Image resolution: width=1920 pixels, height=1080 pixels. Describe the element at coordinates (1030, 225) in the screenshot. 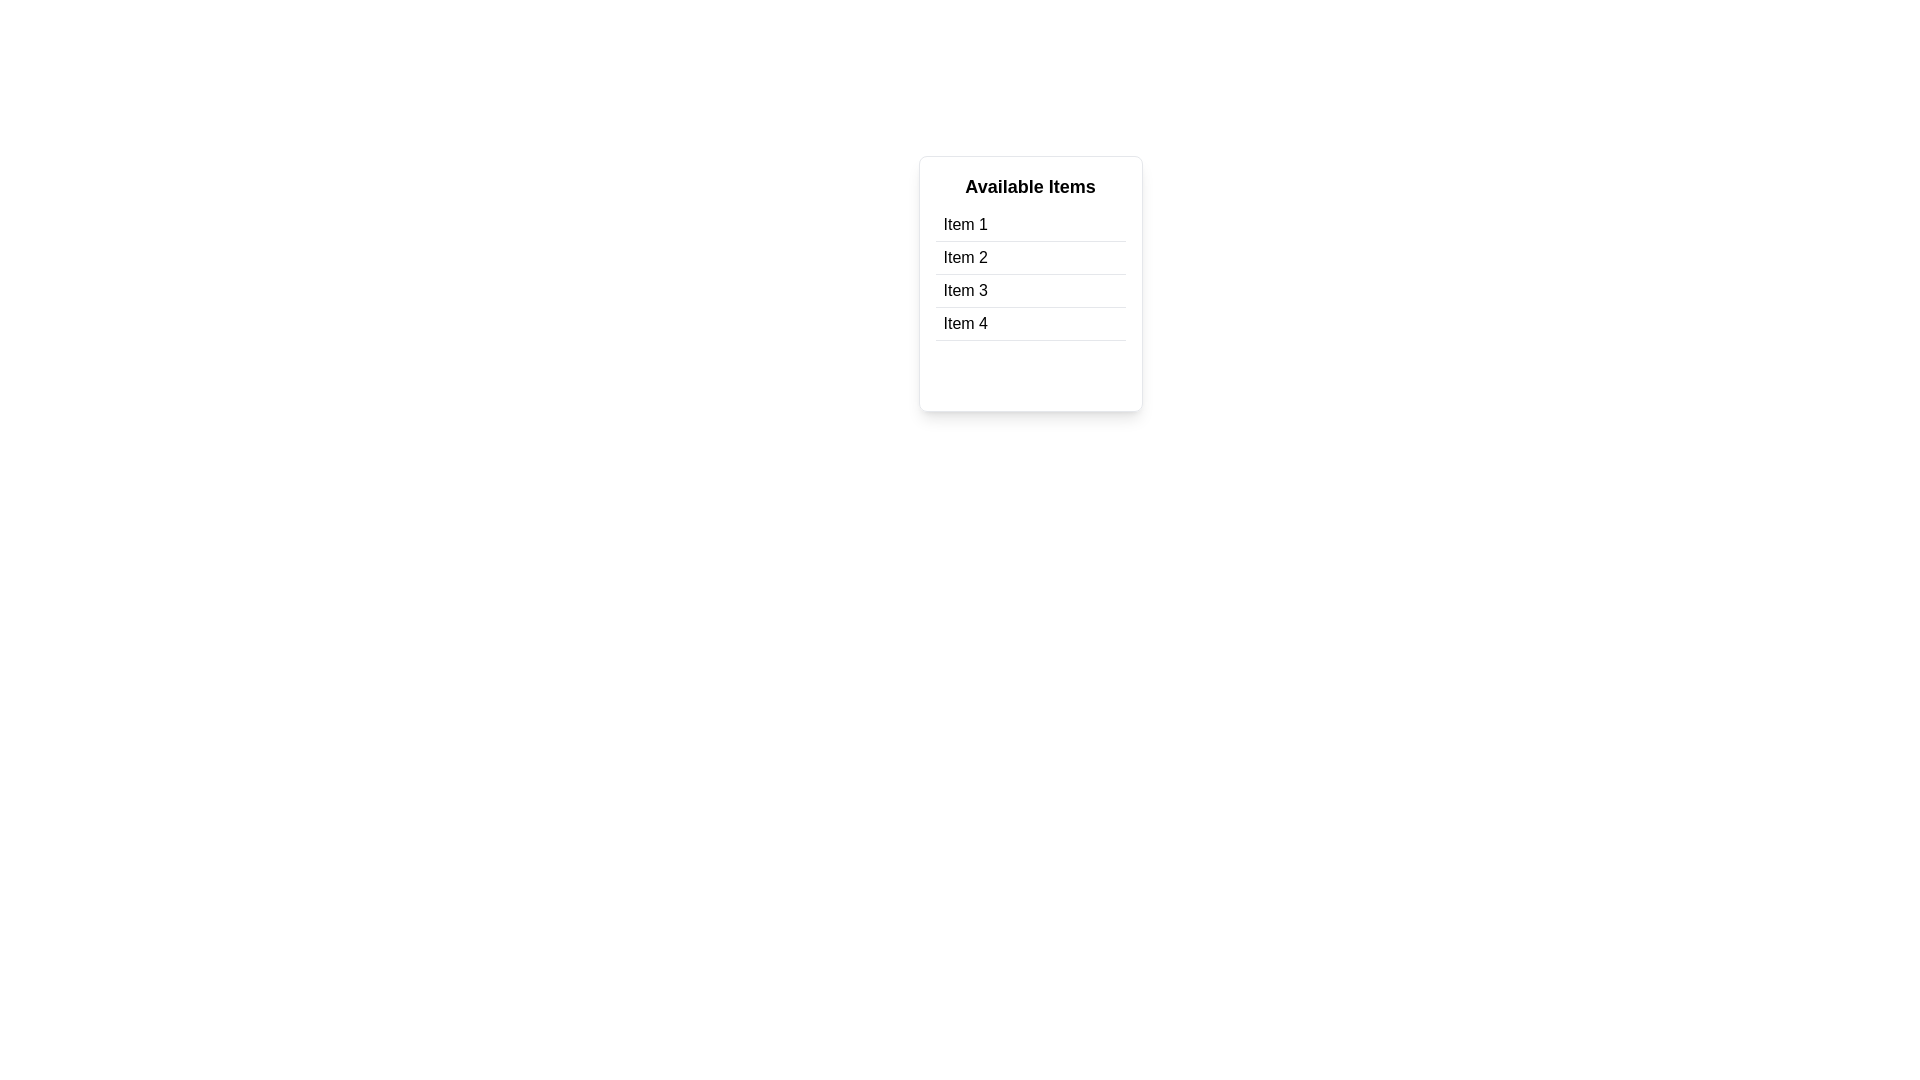

I see `the first row of the vertical list within the bordered card labeled 'Available Items'` at that location.